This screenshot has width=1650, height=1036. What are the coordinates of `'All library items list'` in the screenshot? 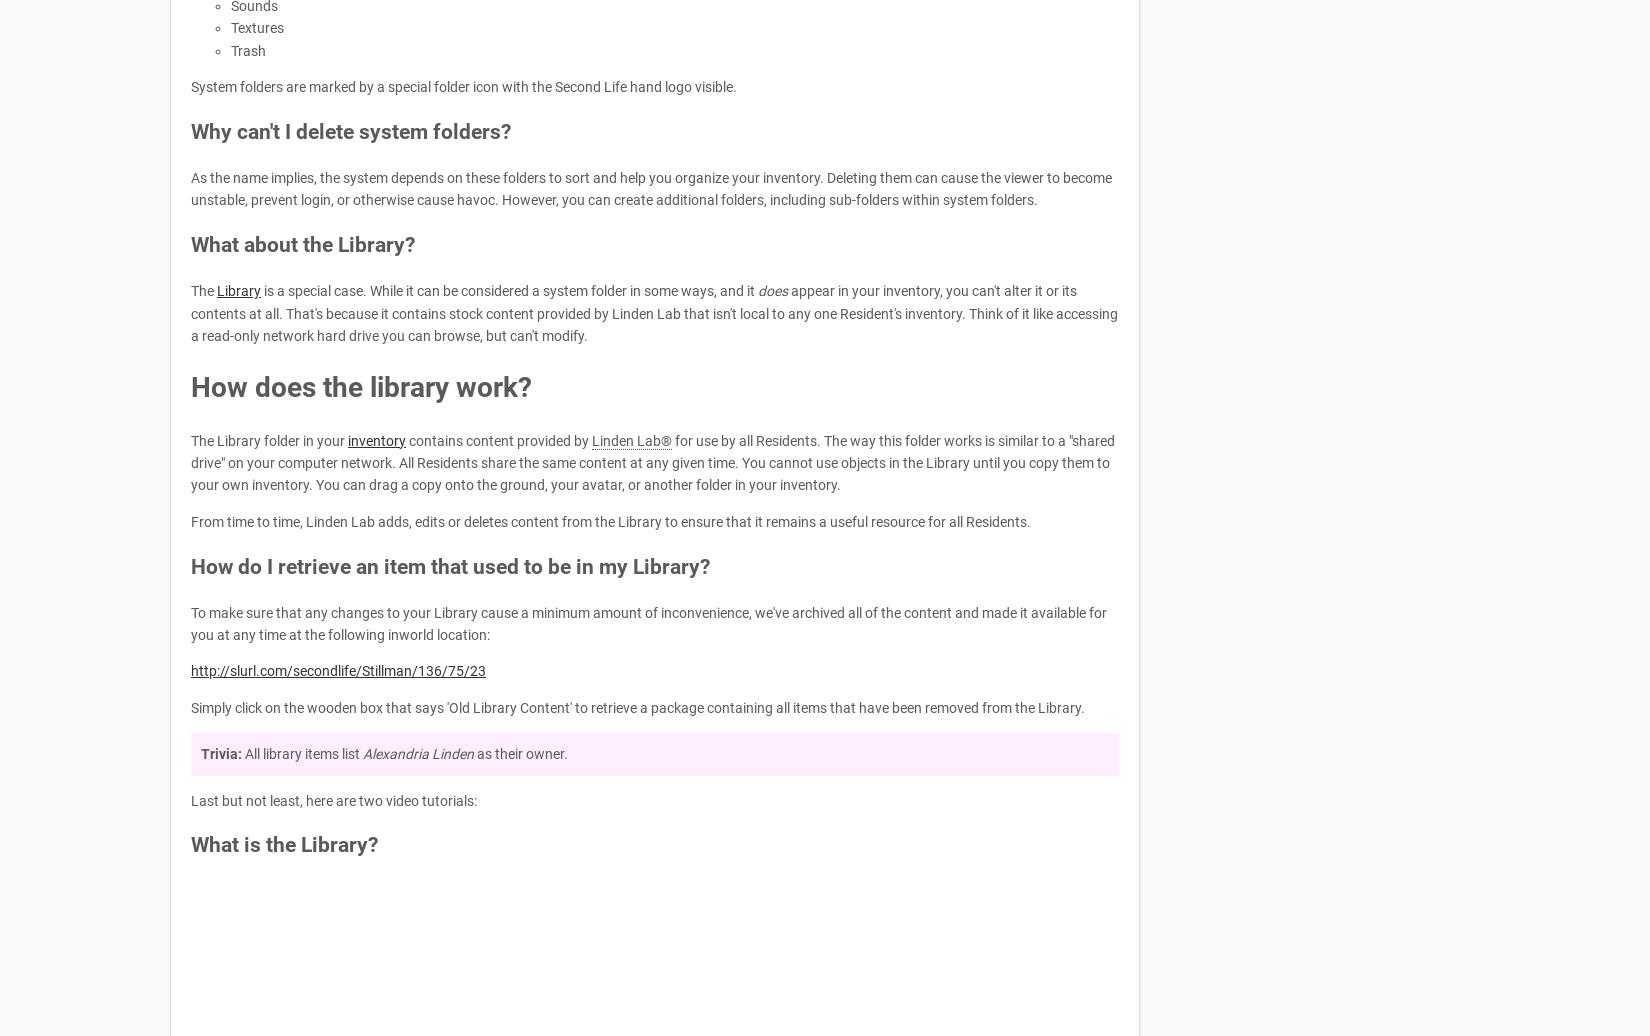 It's located at (242, 754).